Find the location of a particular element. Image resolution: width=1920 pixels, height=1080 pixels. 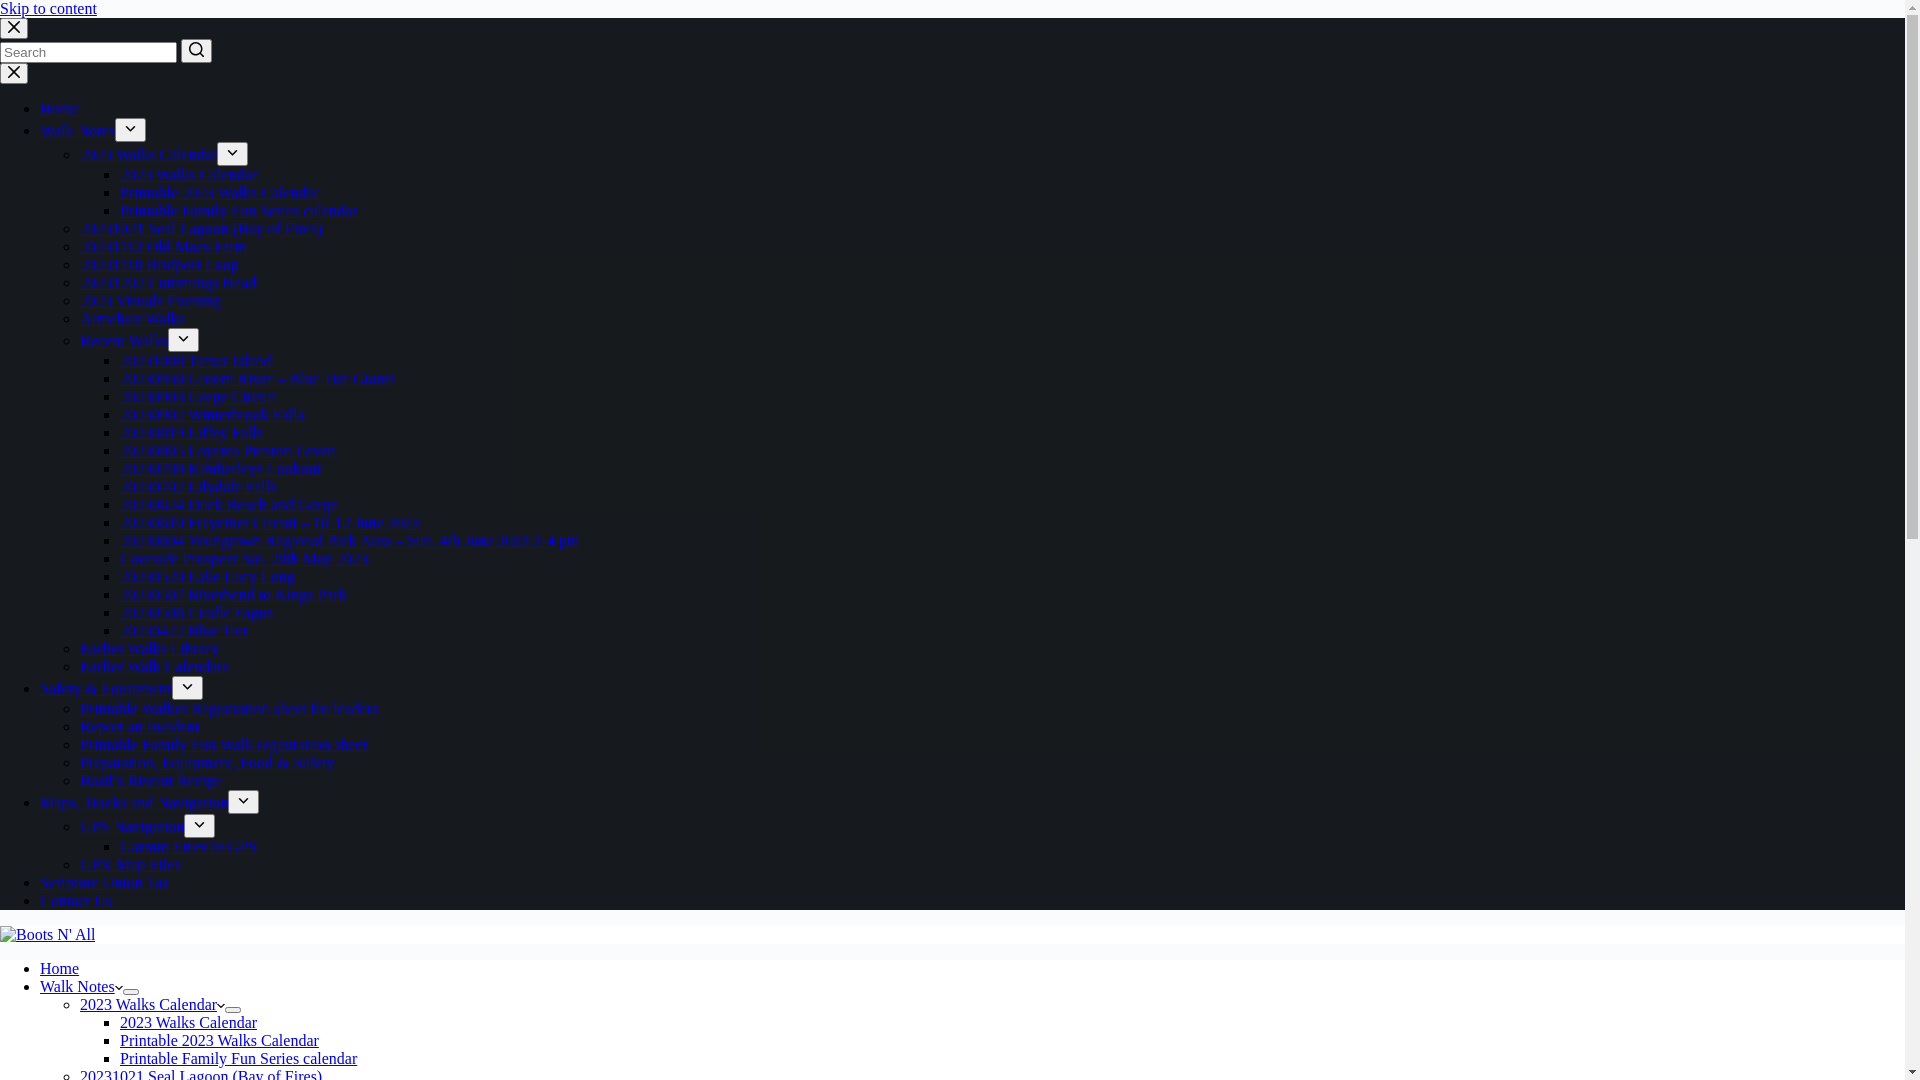

'2023 Walks Calendar' is located at coordinates (188, 1022).